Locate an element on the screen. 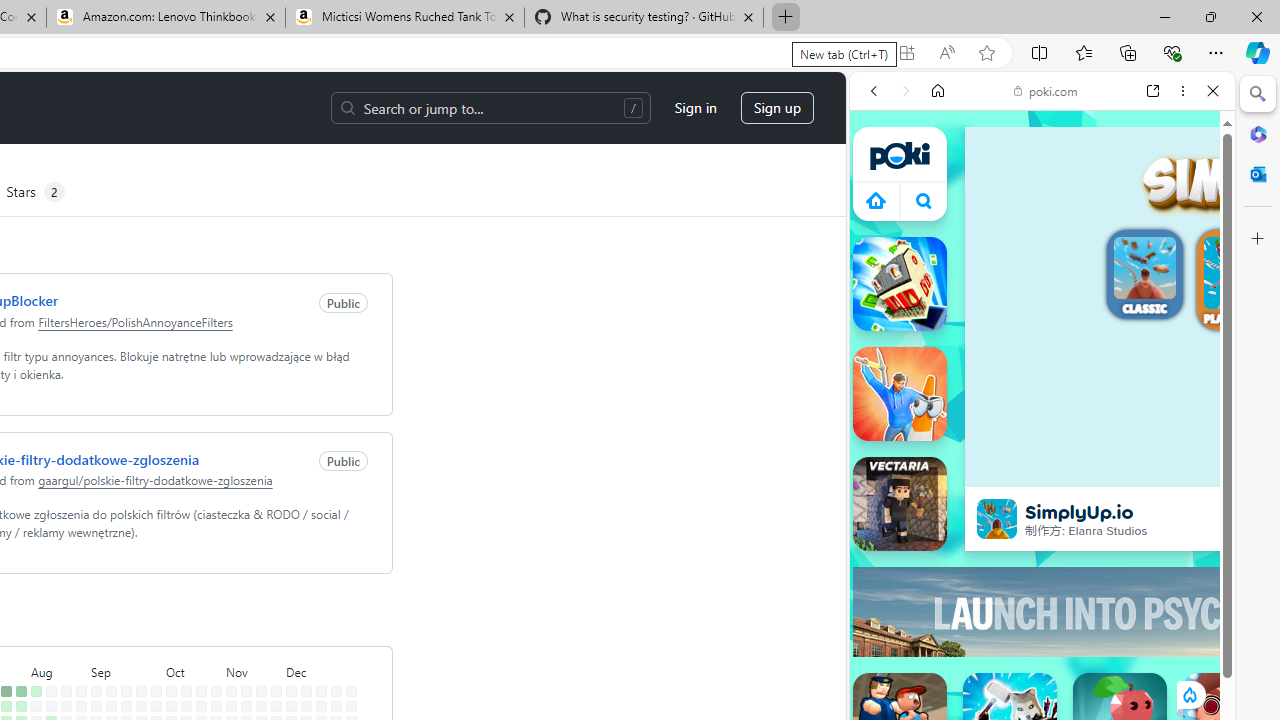 The width and height of the screenshot is (1280, 720). 'No contributions on October 6th.' is located at coordinates (171, 690).